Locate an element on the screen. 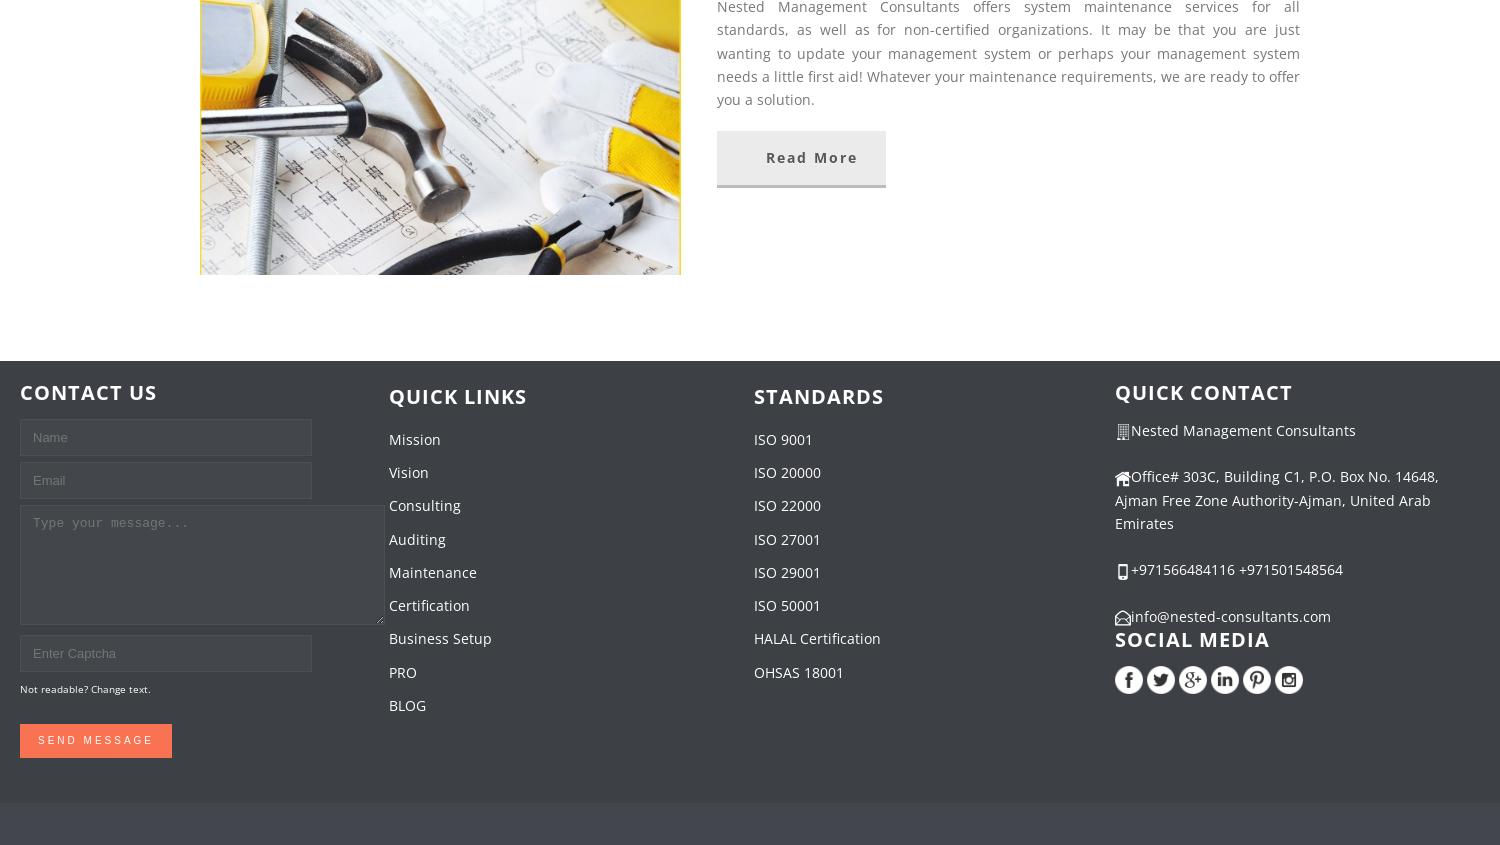  'ISO 9001' is located at coordinates (754, 438).